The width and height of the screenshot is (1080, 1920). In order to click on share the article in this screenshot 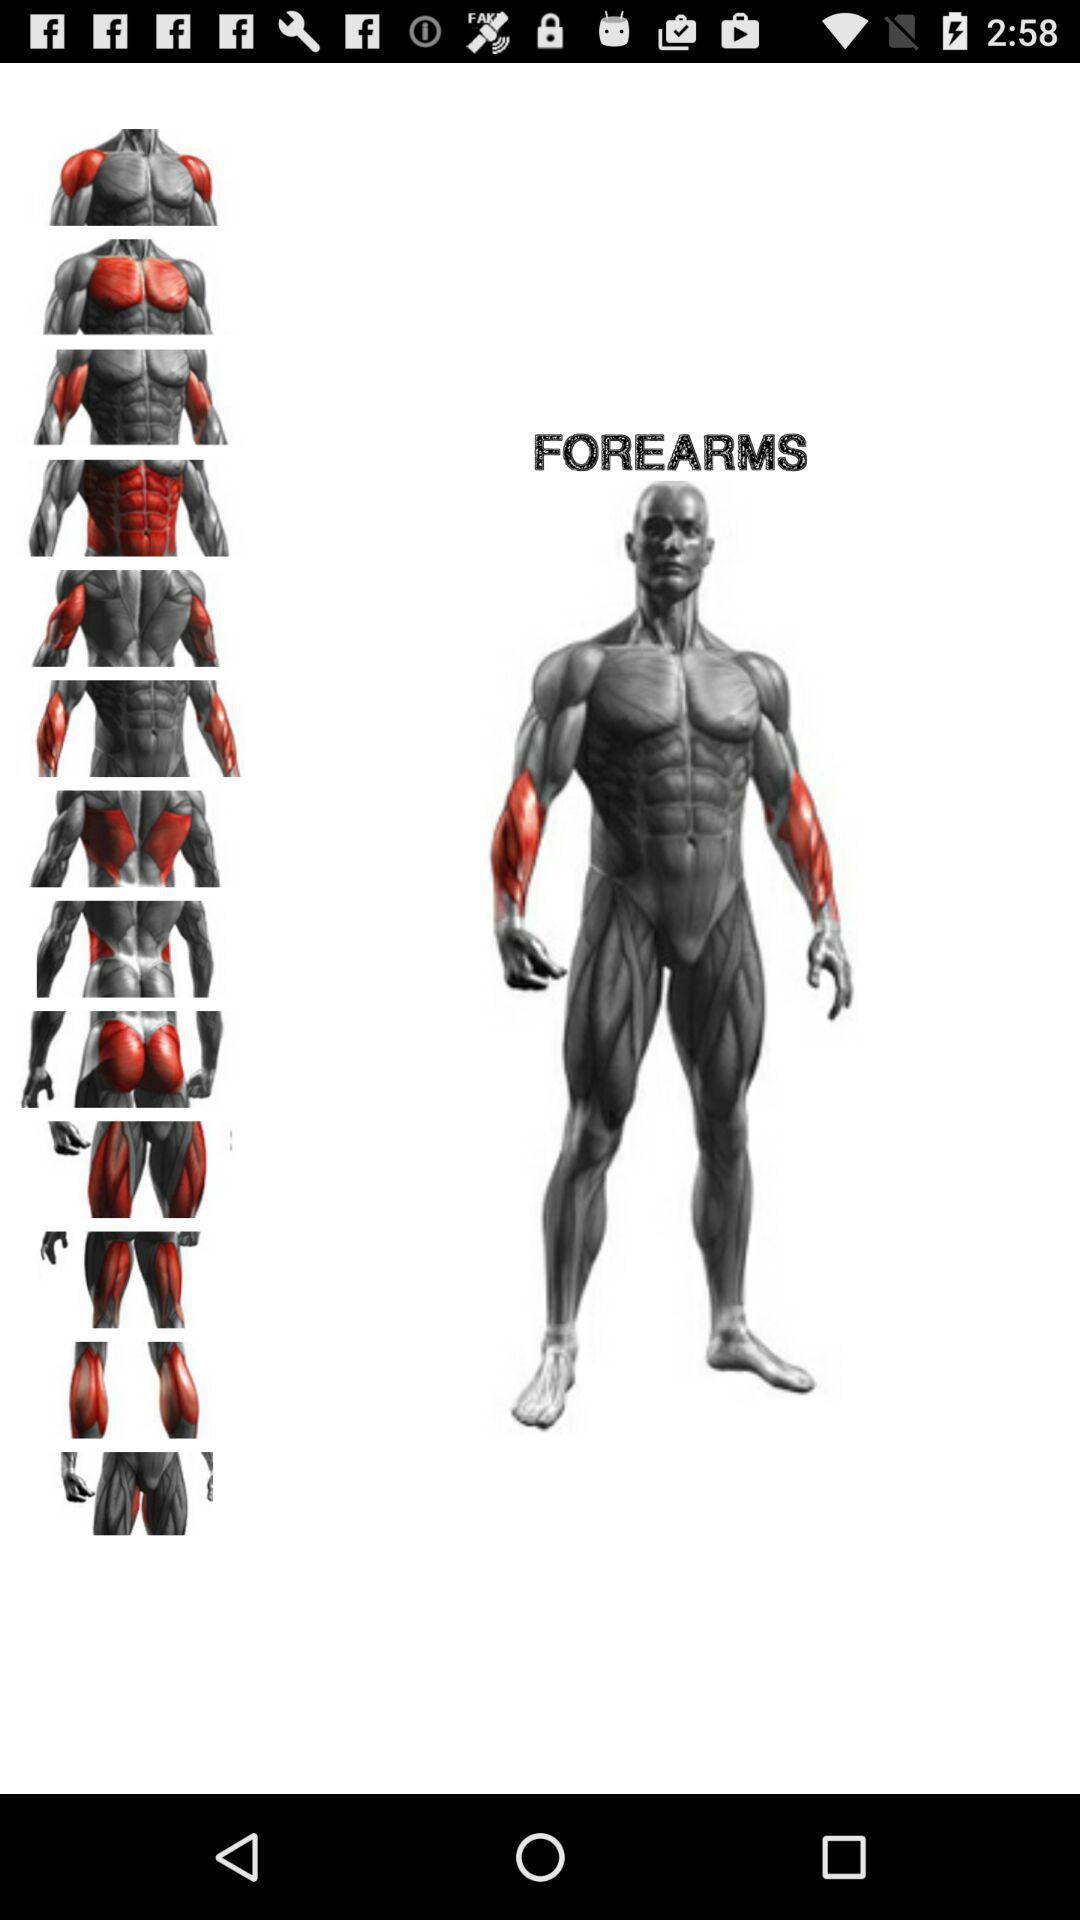, I will do `click(131, 1493)`.